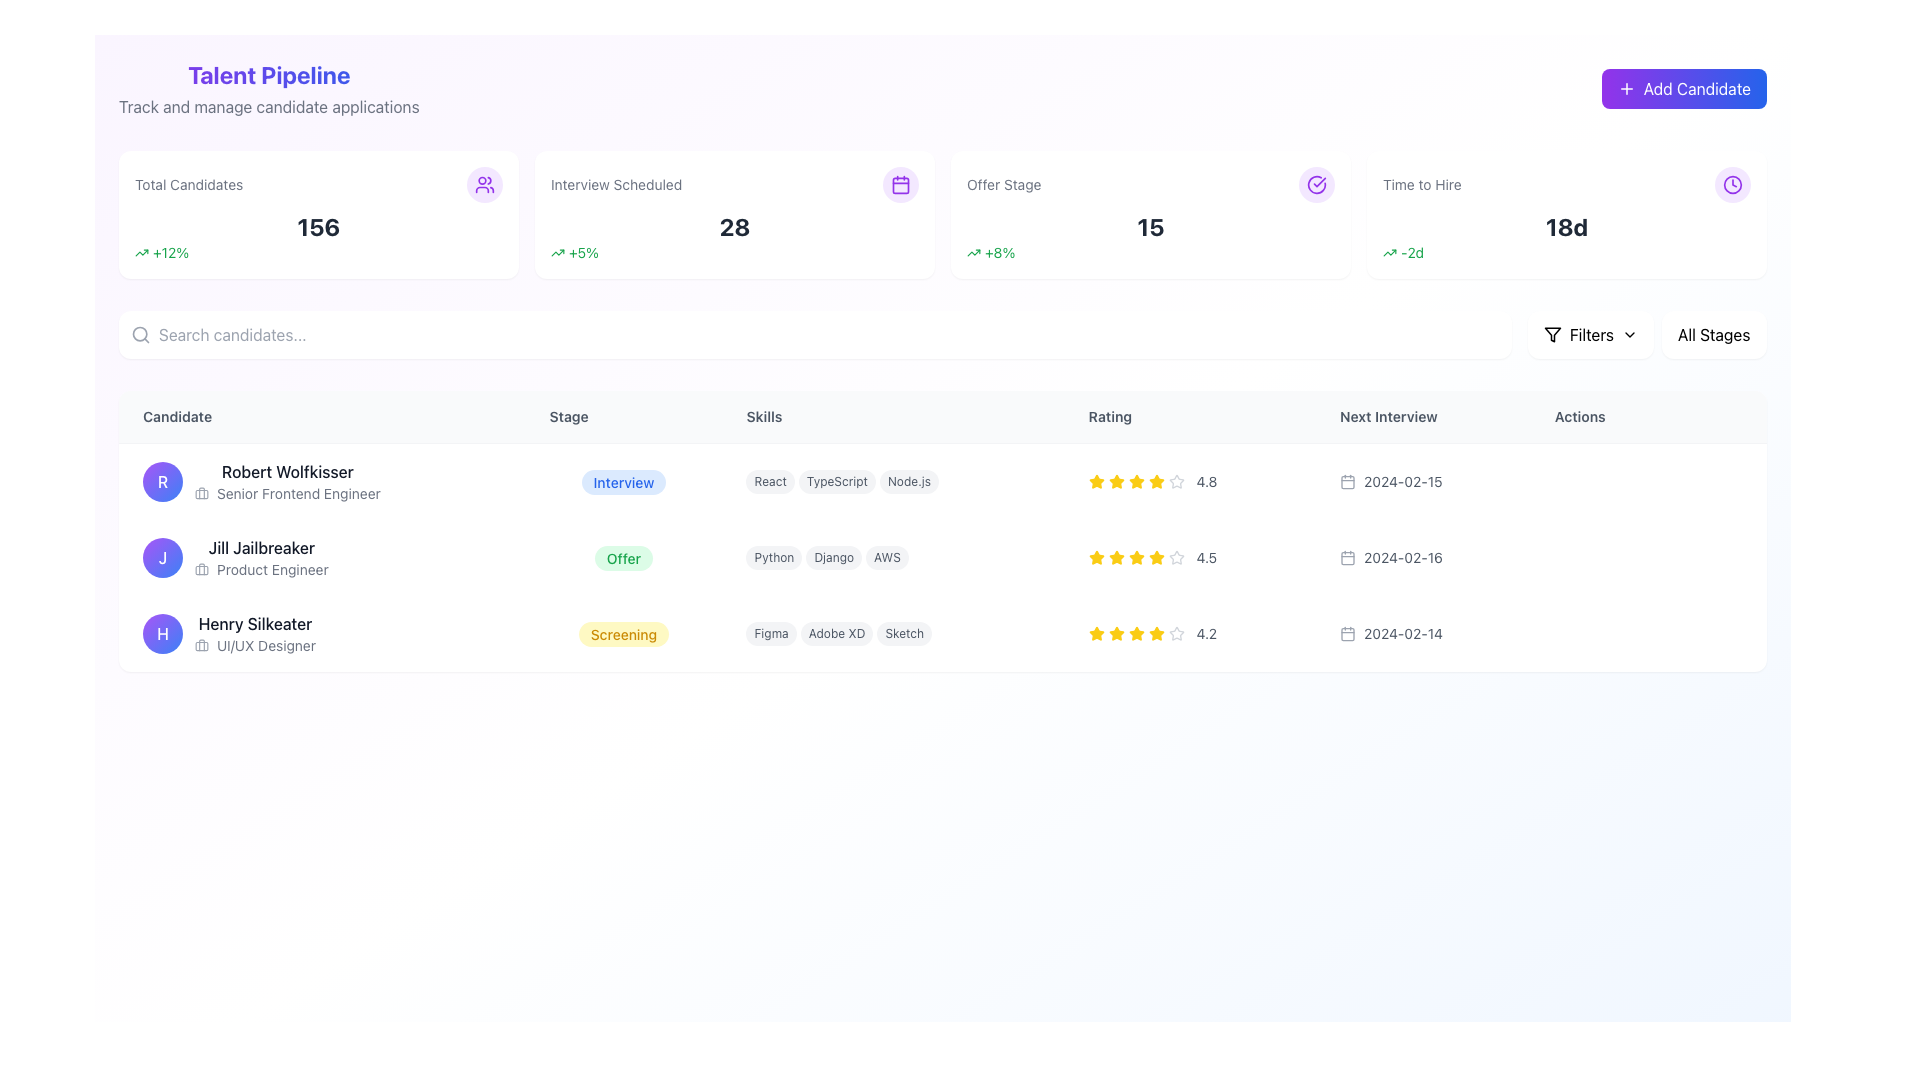 Image resolution: width=1920 pixels, height=1080 pixels. What do you see at coordinates (1422, 558) in the screenshot?
I see `date displayed in the Text Label with an Icon (Date Display Component) for the candidate named 'Jill Jailbreaker', which shows '2024-02-16'` at bounding box center [1422, 558].